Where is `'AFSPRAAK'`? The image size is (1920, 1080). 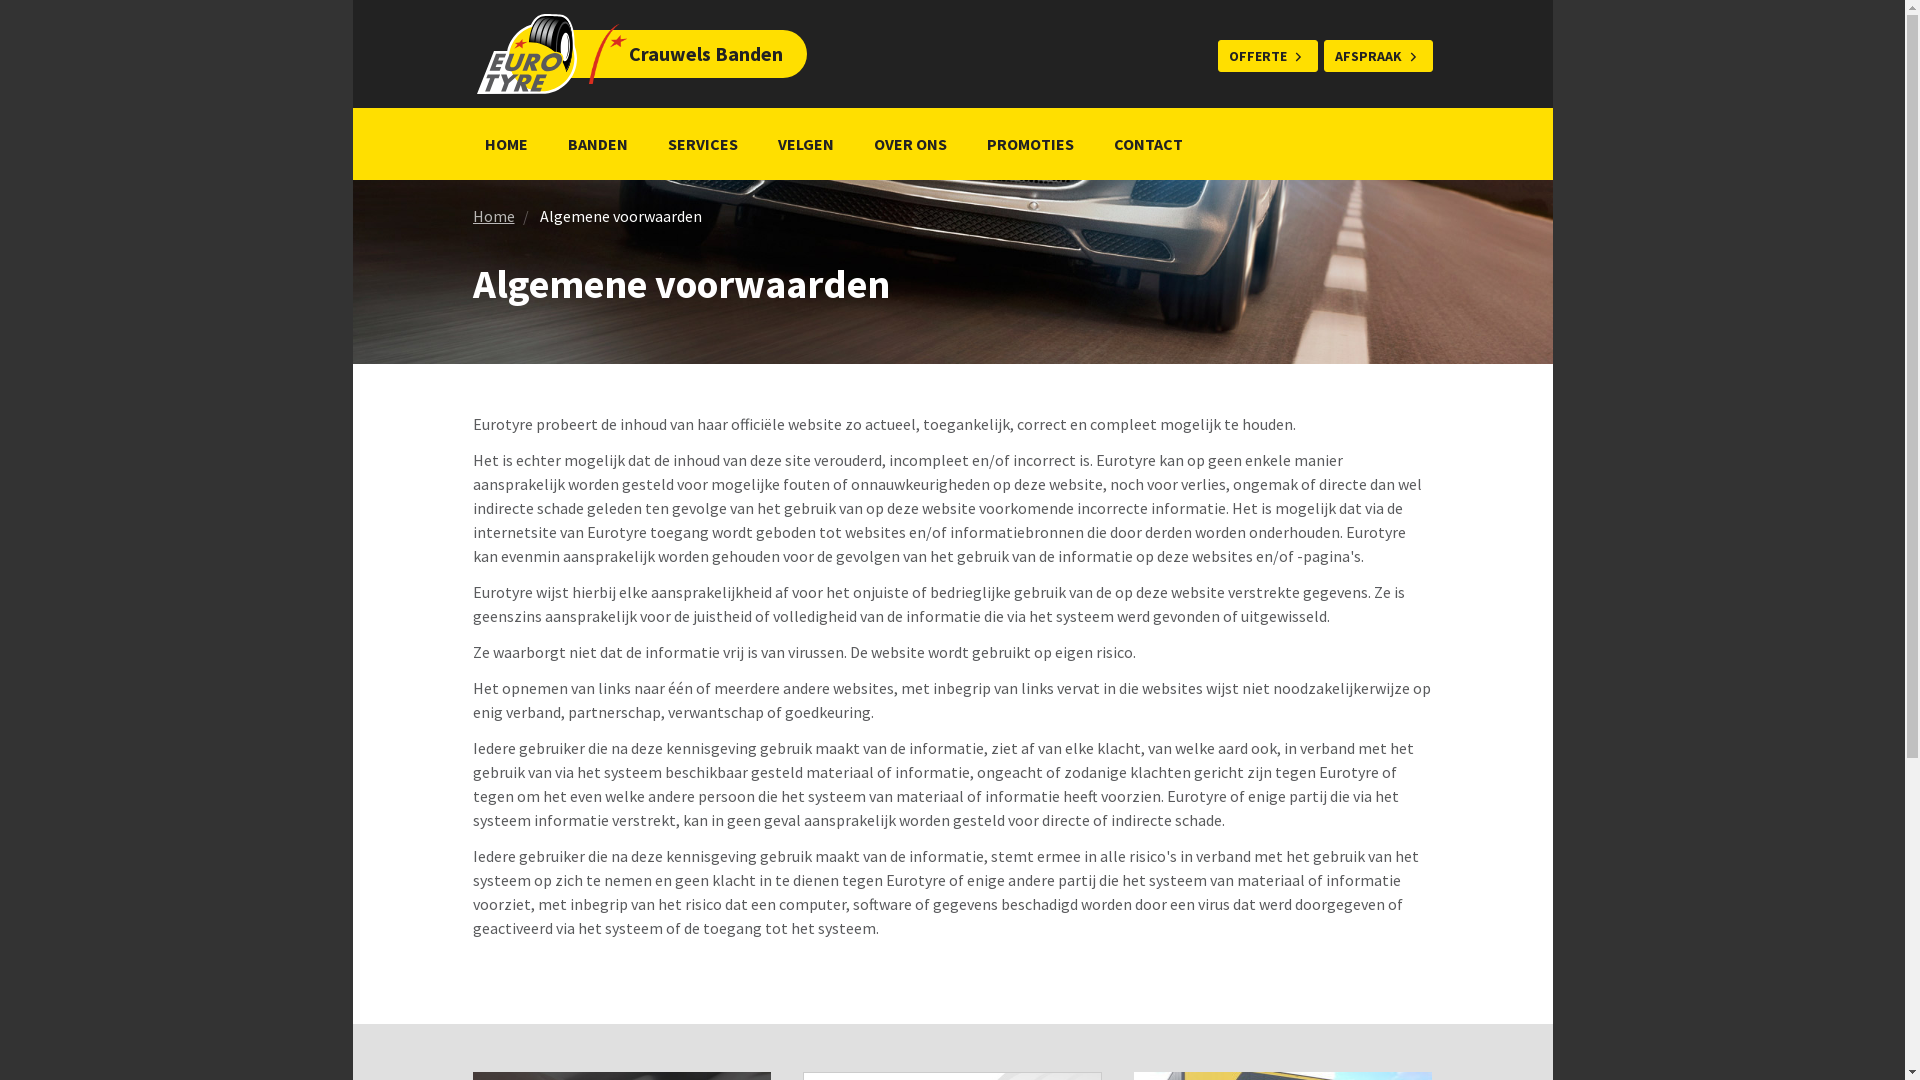
'AFSPRAAK' is located at coordinates (1377, 55).